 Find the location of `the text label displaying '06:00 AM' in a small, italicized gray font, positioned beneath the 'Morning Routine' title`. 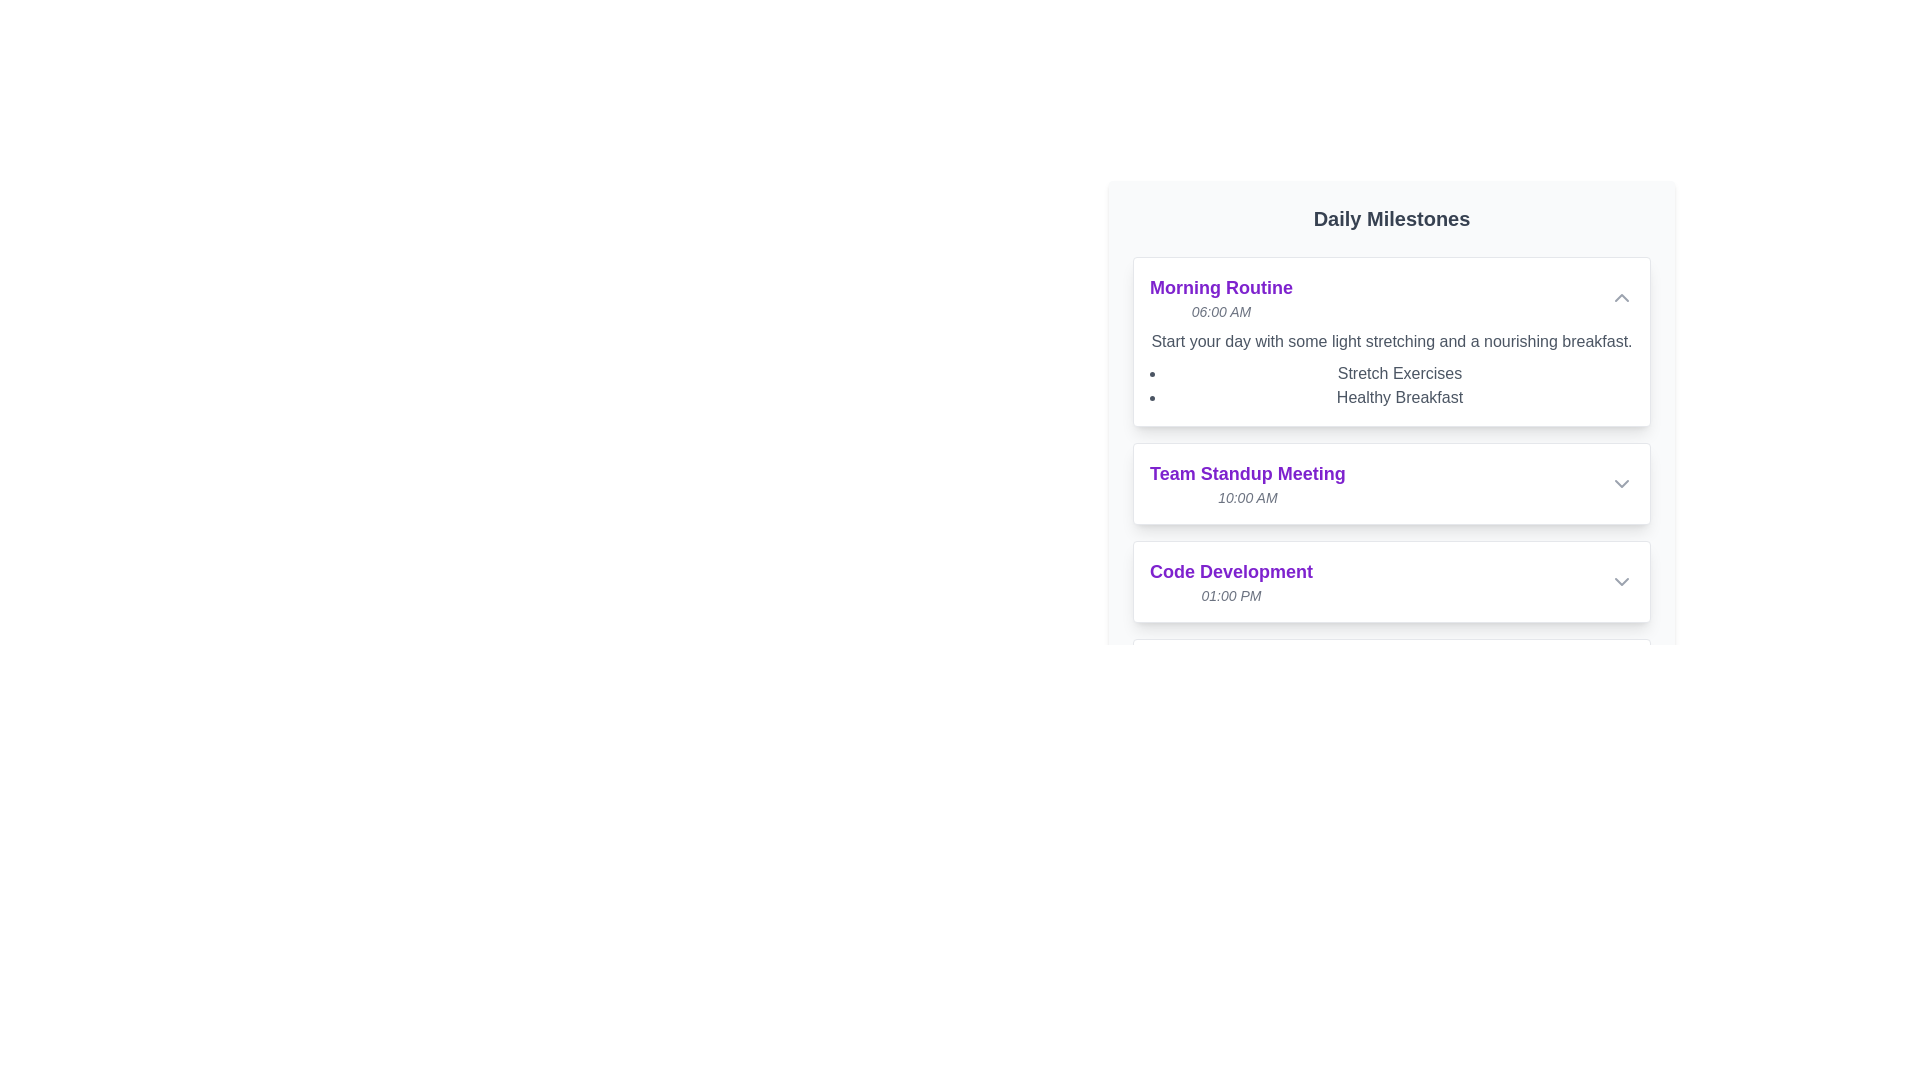

the text label displaying '06:00 AM' in a small, italicized gray font, positioned beneath the 'Morning Routine' title is located at coordinates (1220, 312).